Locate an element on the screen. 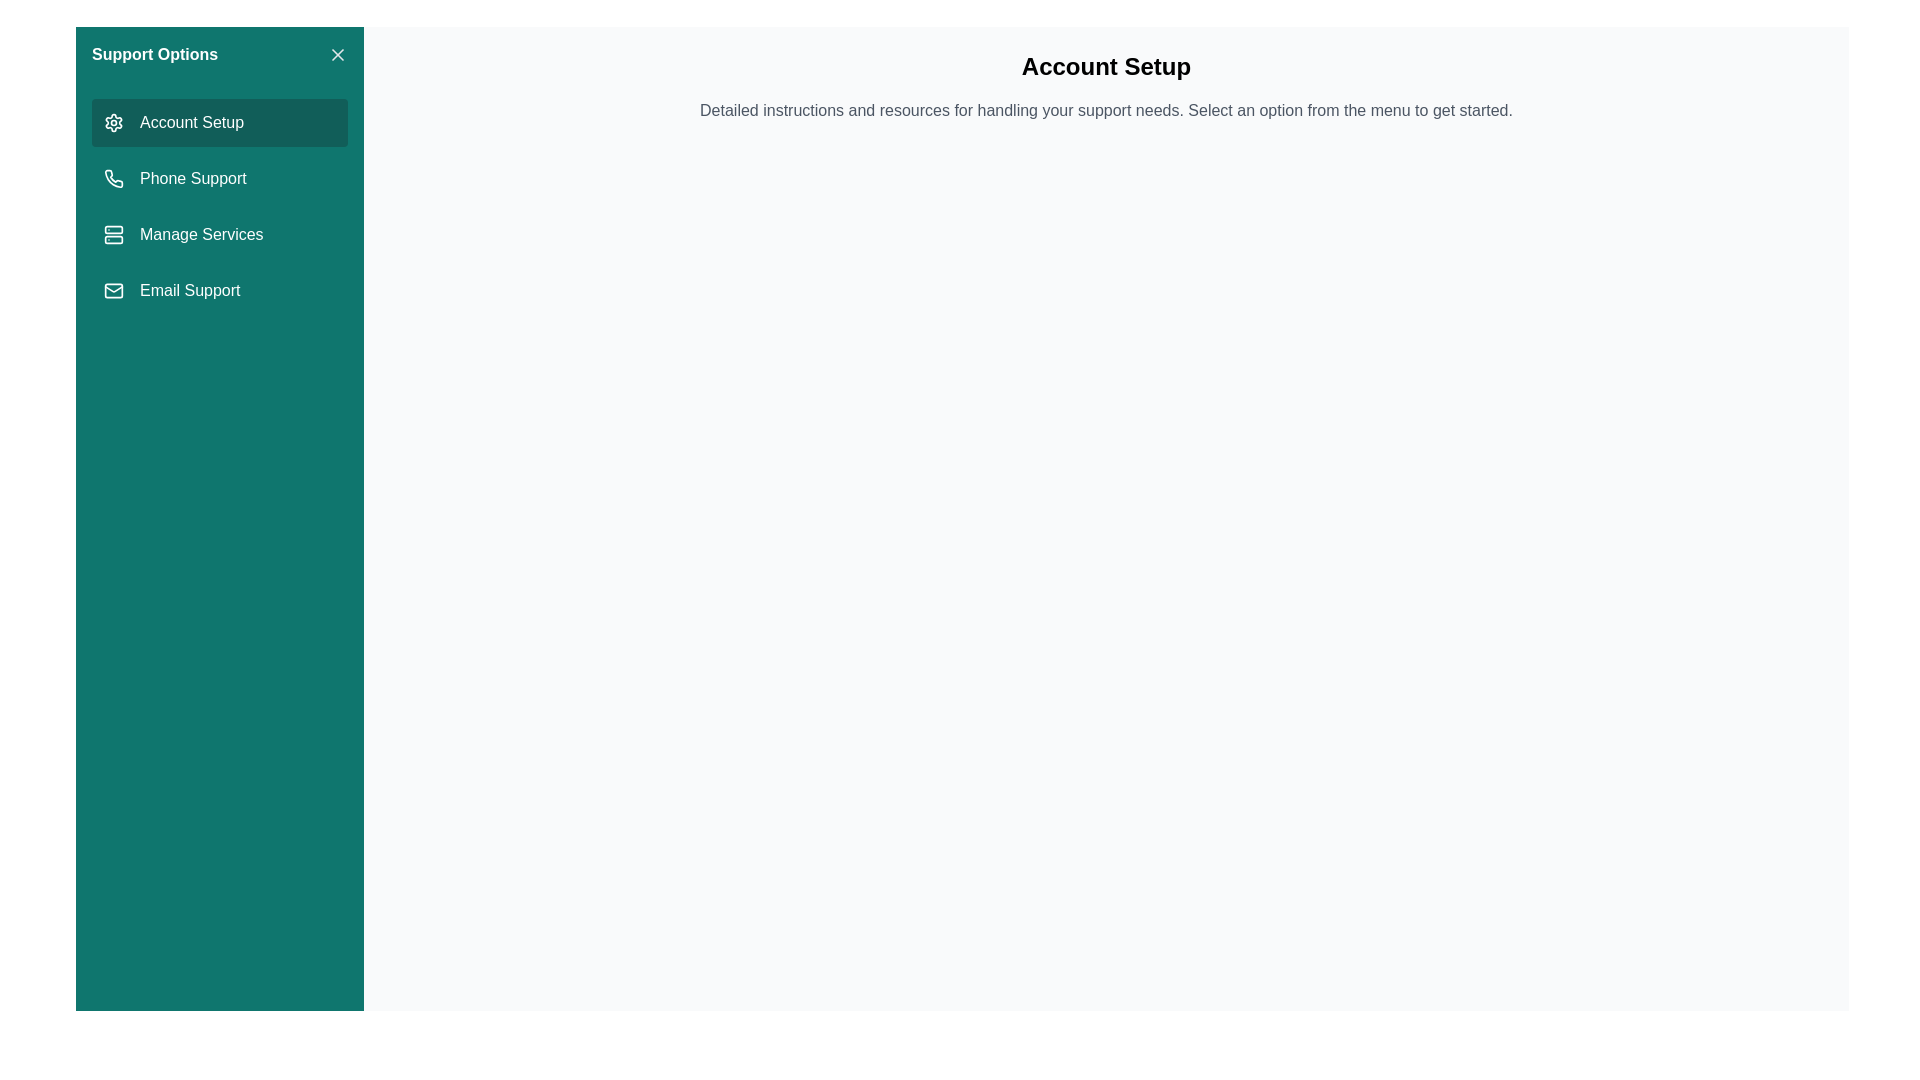  the fourth menu option in the teal sidebar that provides email support, located below 'Manage Services' and above subsequent items is located at coordinates (190, 290).